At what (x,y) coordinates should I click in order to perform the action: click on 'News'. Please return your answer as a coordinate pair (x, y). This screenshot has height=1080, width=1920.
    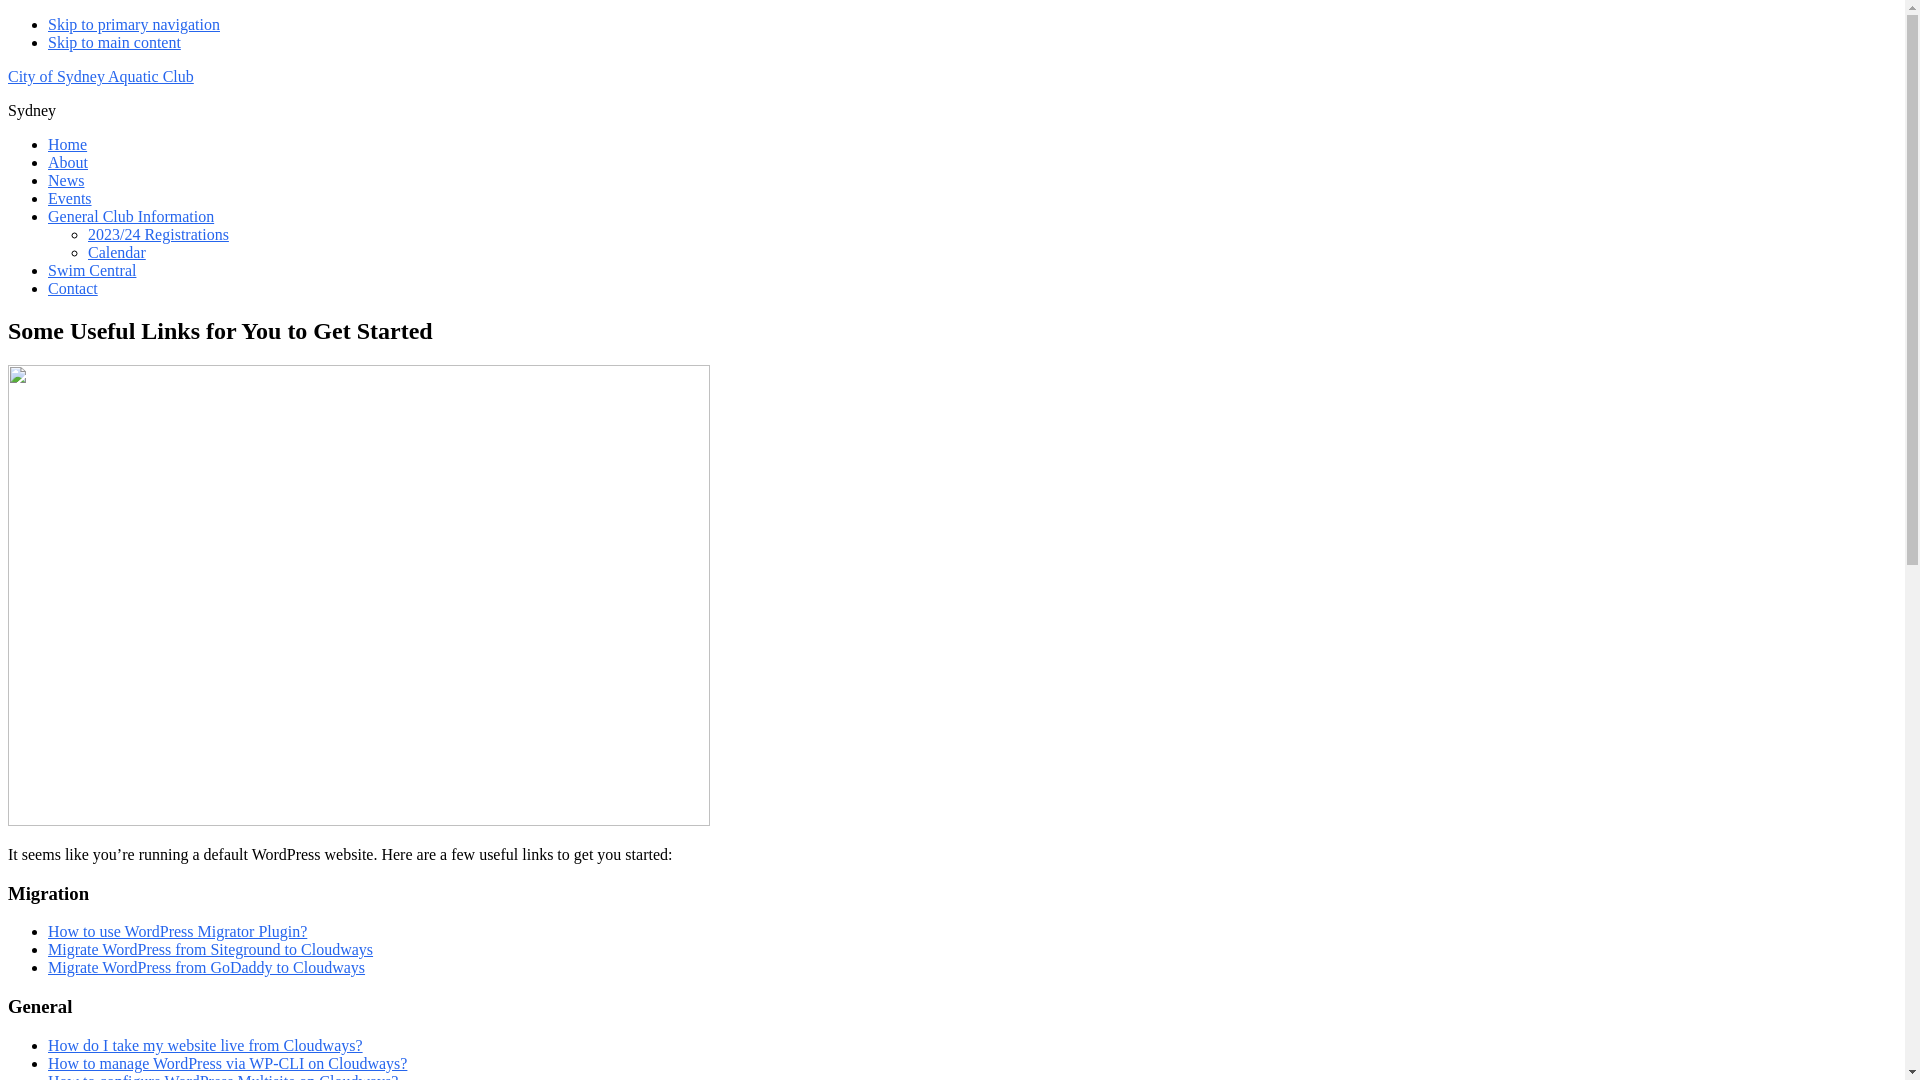
    Looking at the image, I should click on (66, 180).